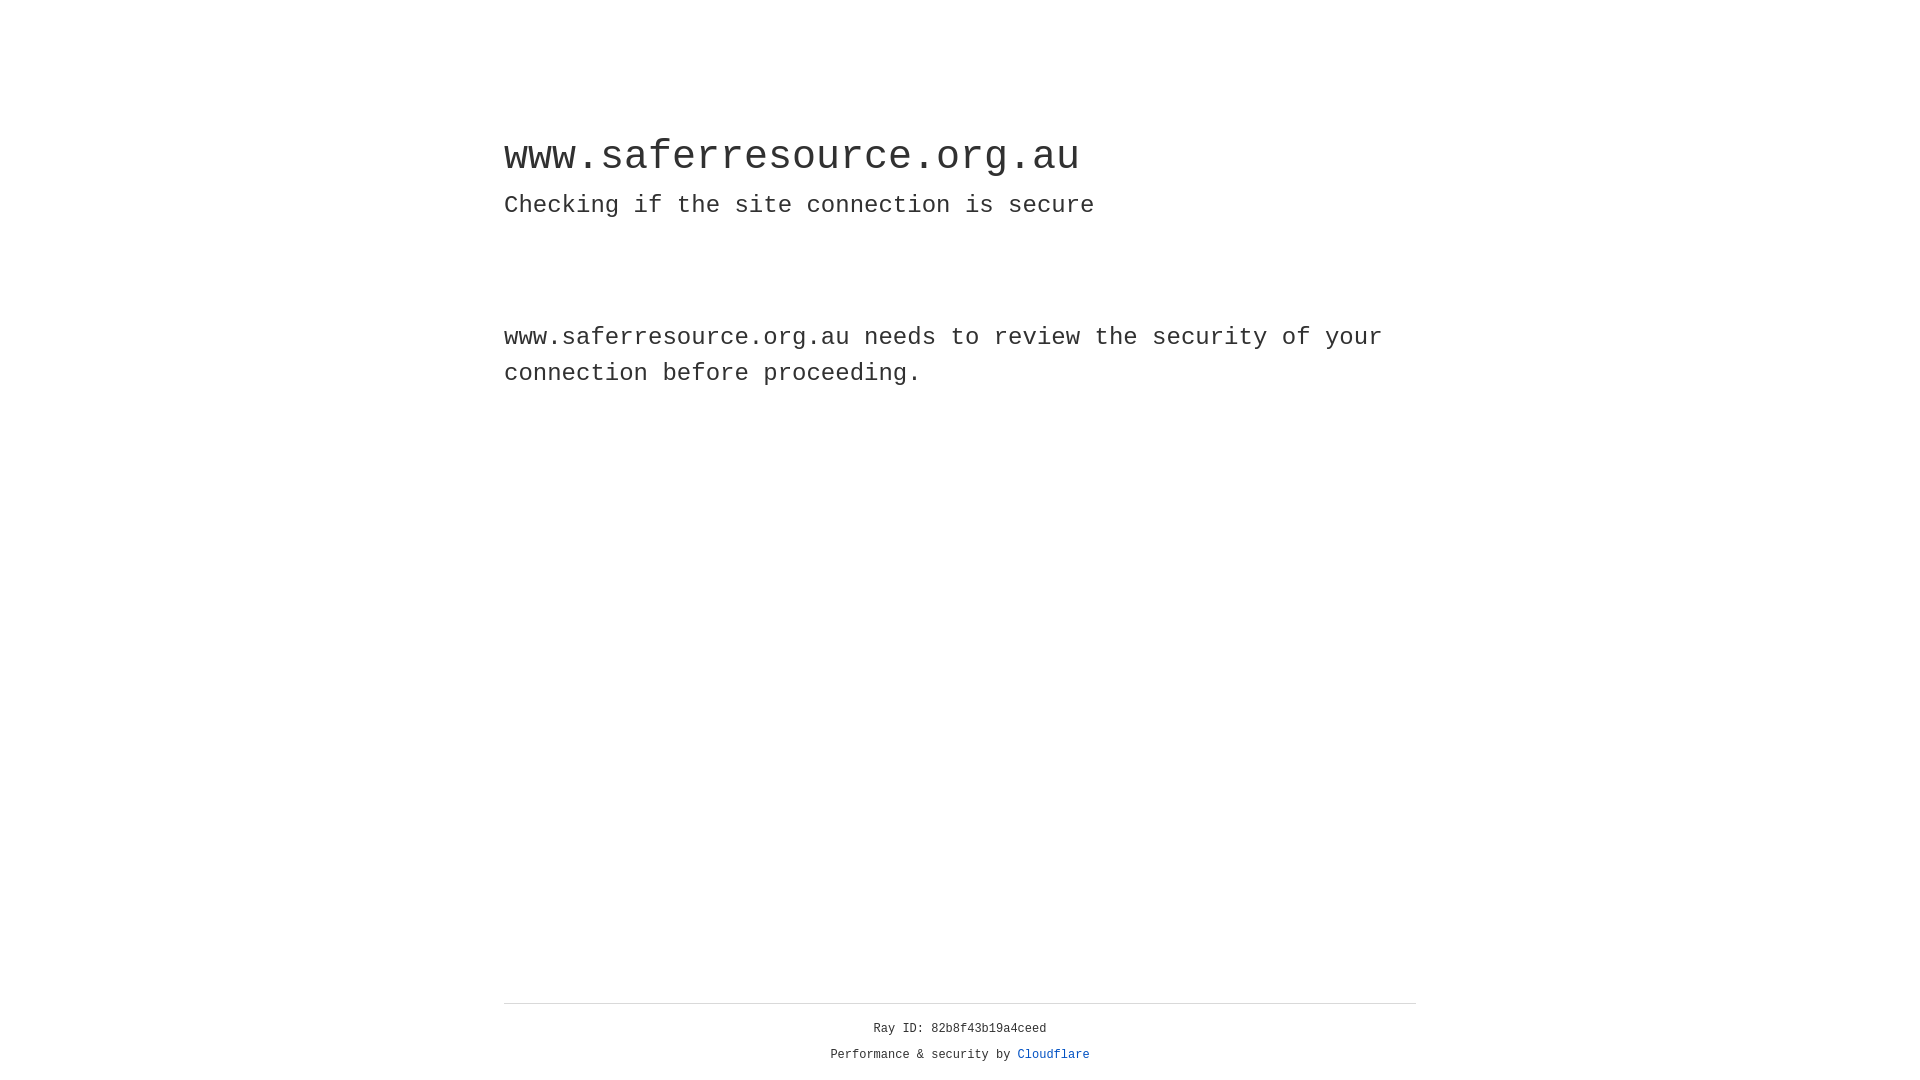  I want to click on 'Cloudflare', so click(1053, 1054).